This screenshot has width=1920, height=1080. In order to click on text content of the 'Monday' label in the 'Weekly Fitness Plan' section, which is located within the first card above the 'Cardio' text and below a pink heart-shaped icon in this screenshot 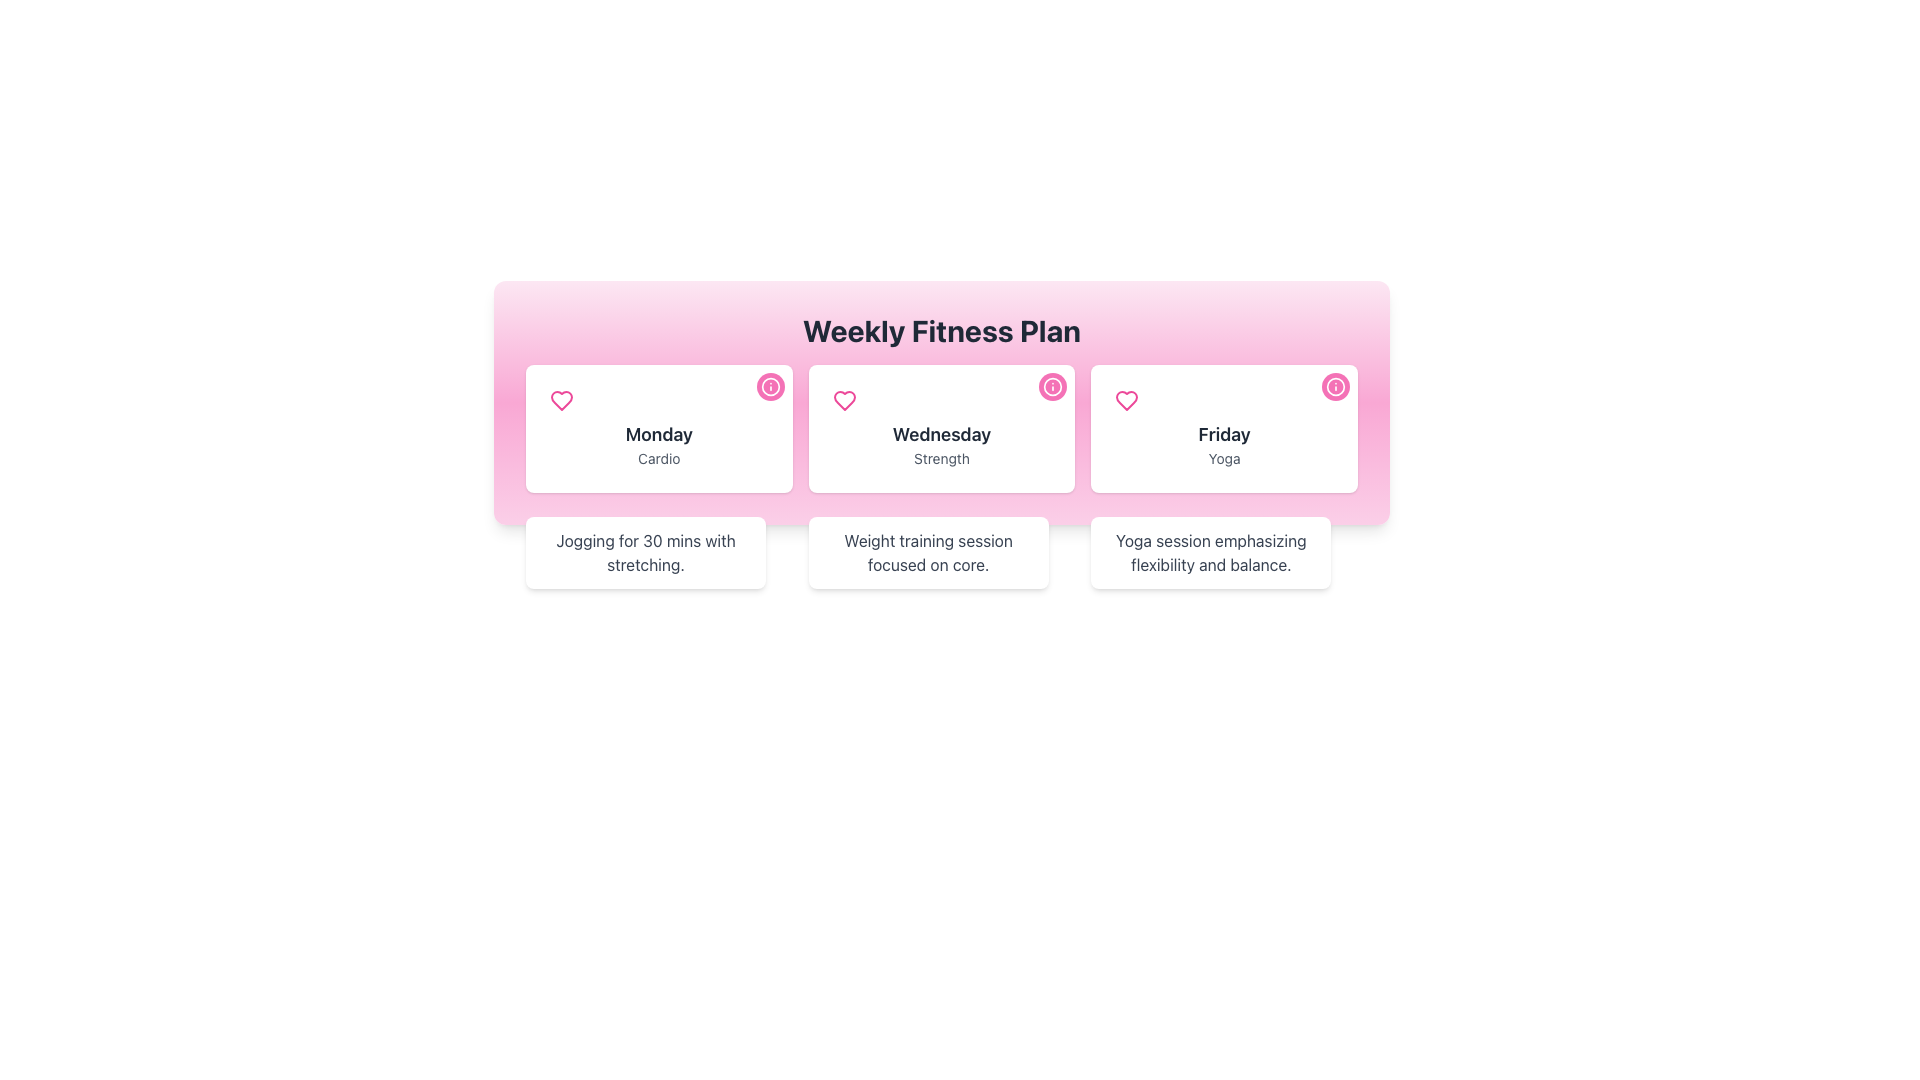, I will do `click(659, 434)`.